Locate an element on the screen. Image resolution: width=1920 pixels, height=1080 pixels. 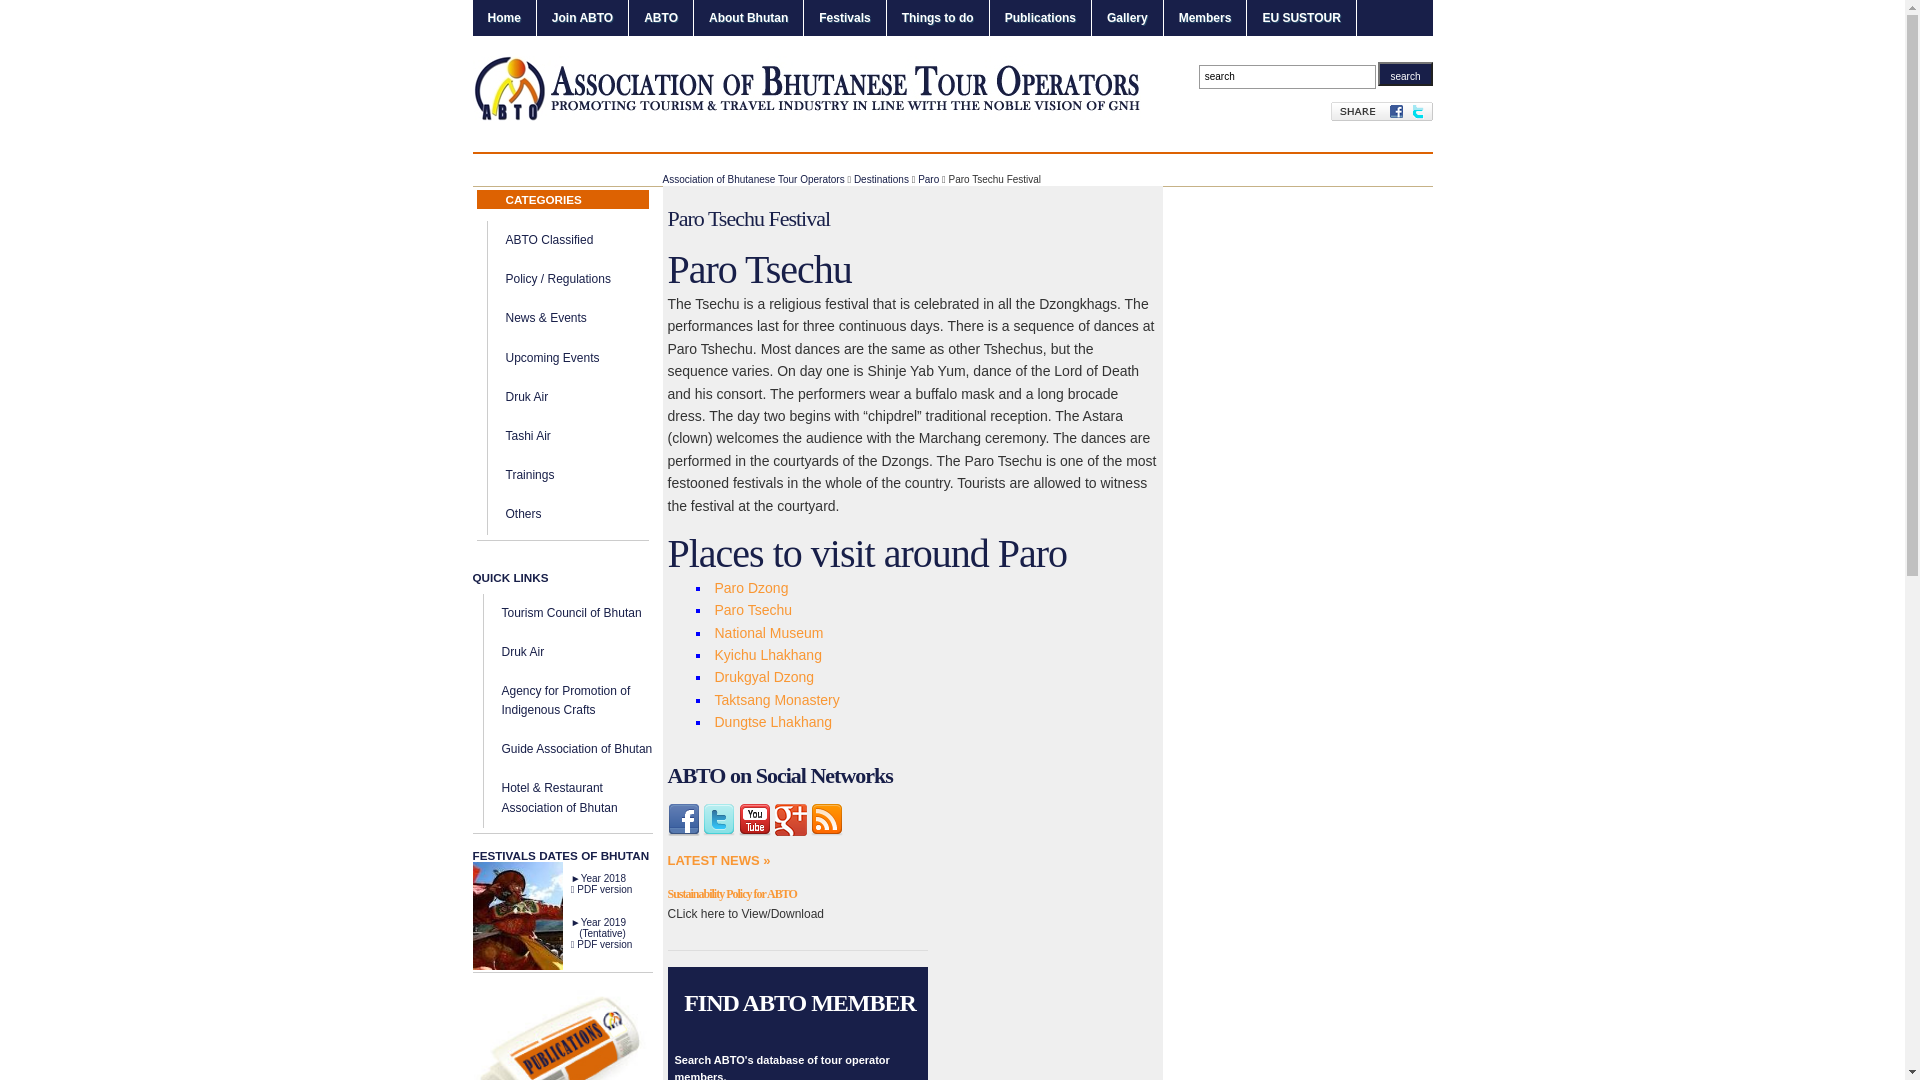
'Tourism Council of Bhutan' is located at coordinates (570, 612).